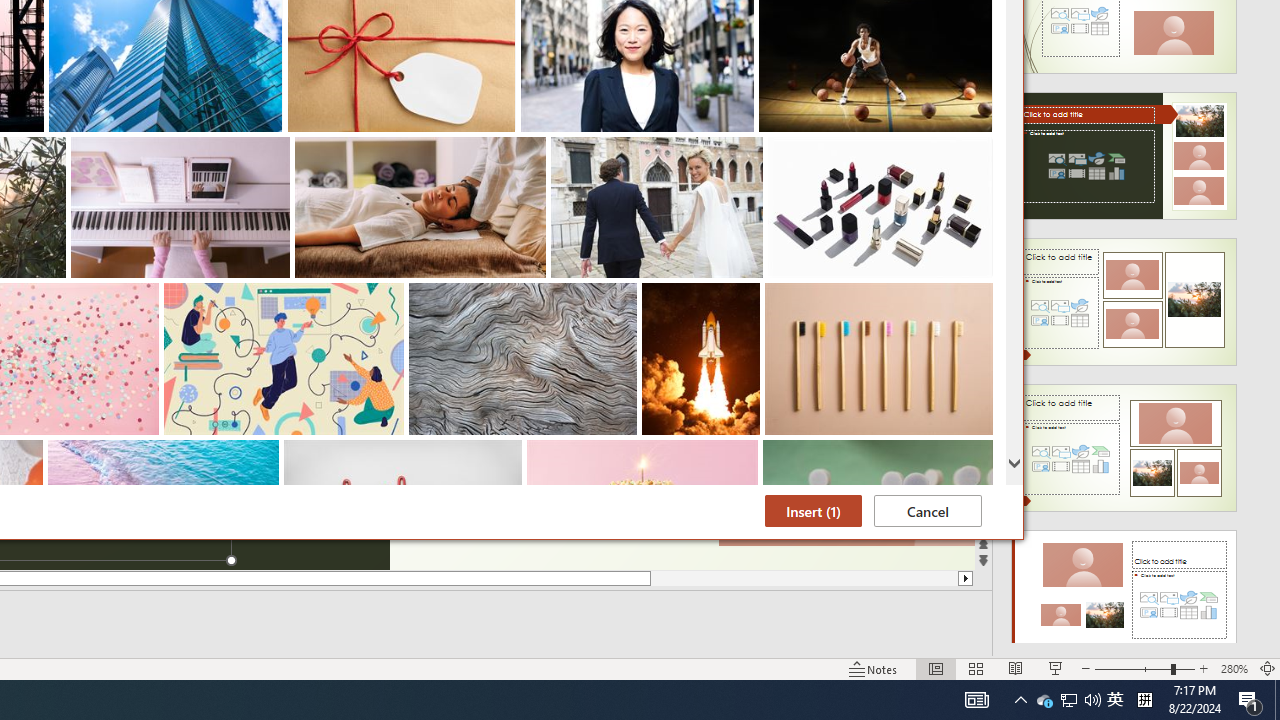  I want to click on 'Zoom 280%', so click(1233, 669).